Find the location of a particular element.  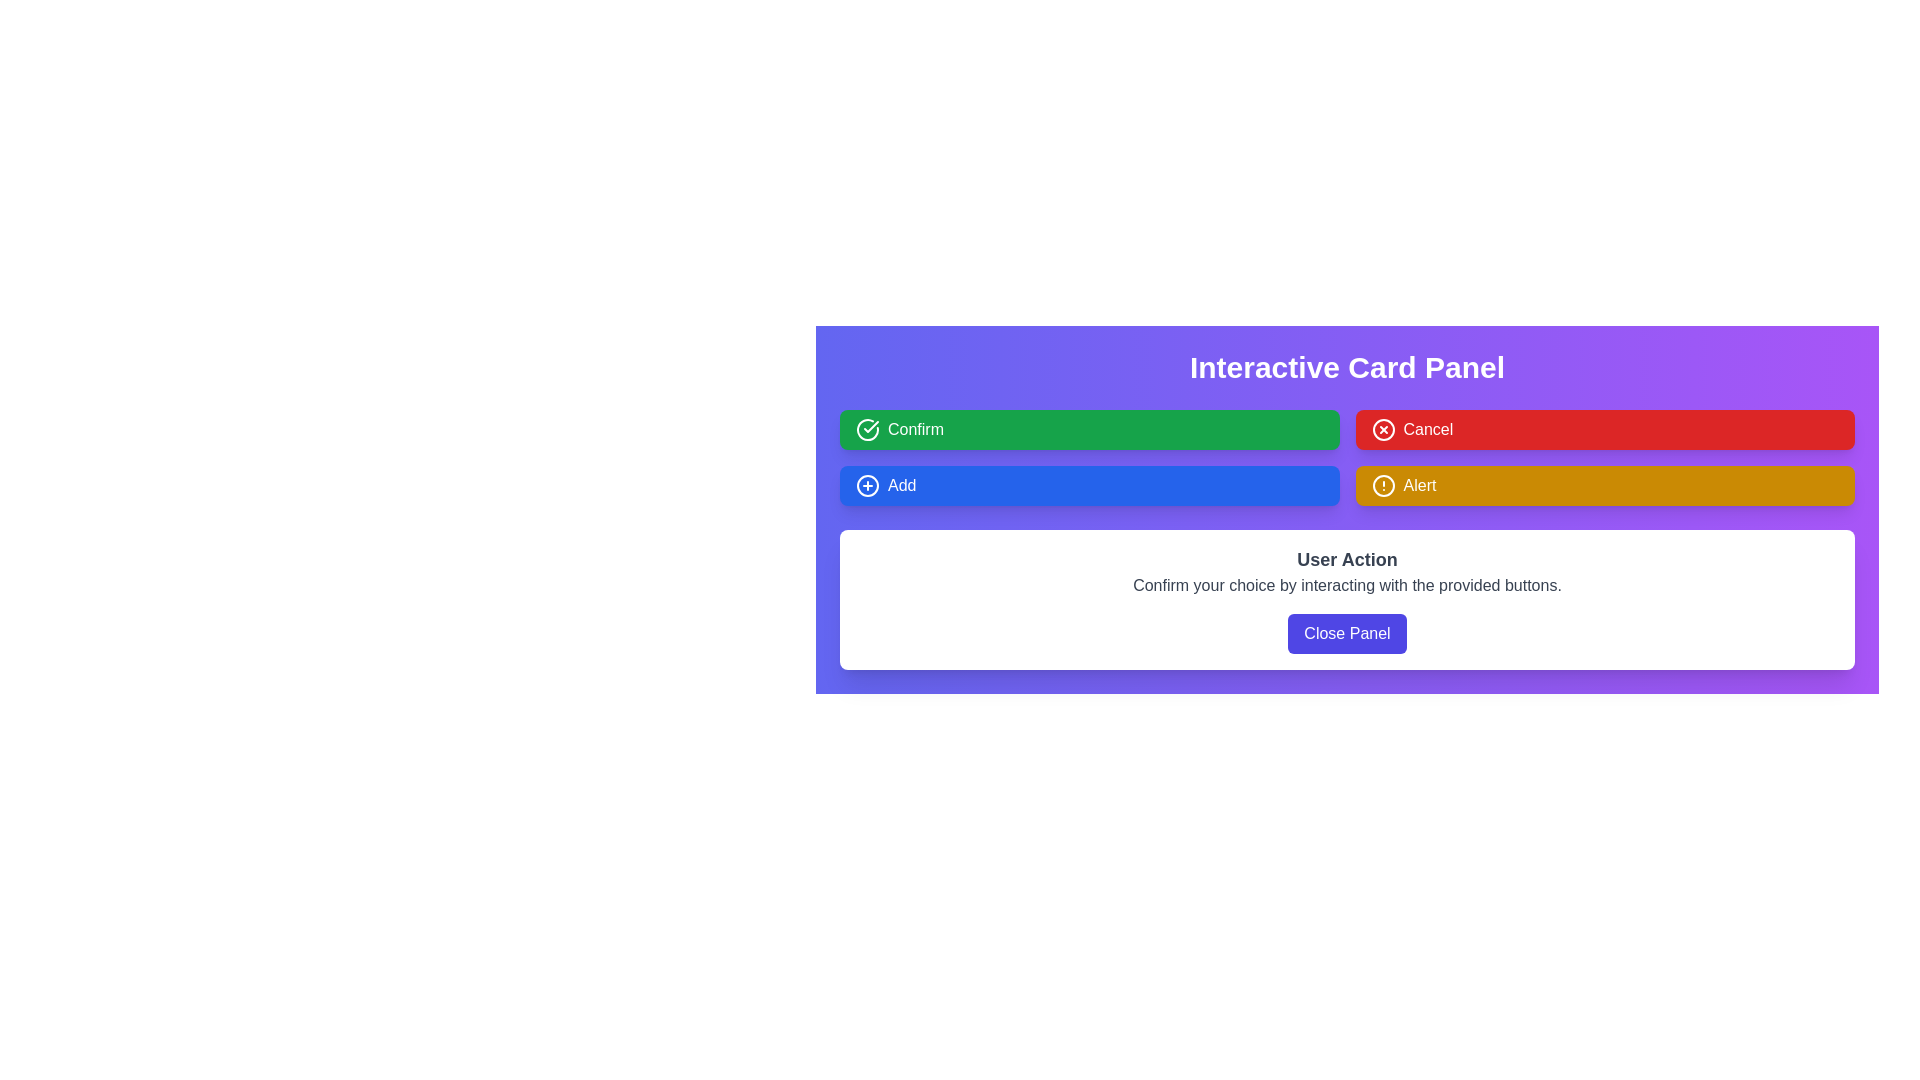

the 'Alert' button, which is the fourth button in the second row under the 'Interactive Card Panel', located to the right of the 'Cancel' button is located at coordinates (1382, 486).